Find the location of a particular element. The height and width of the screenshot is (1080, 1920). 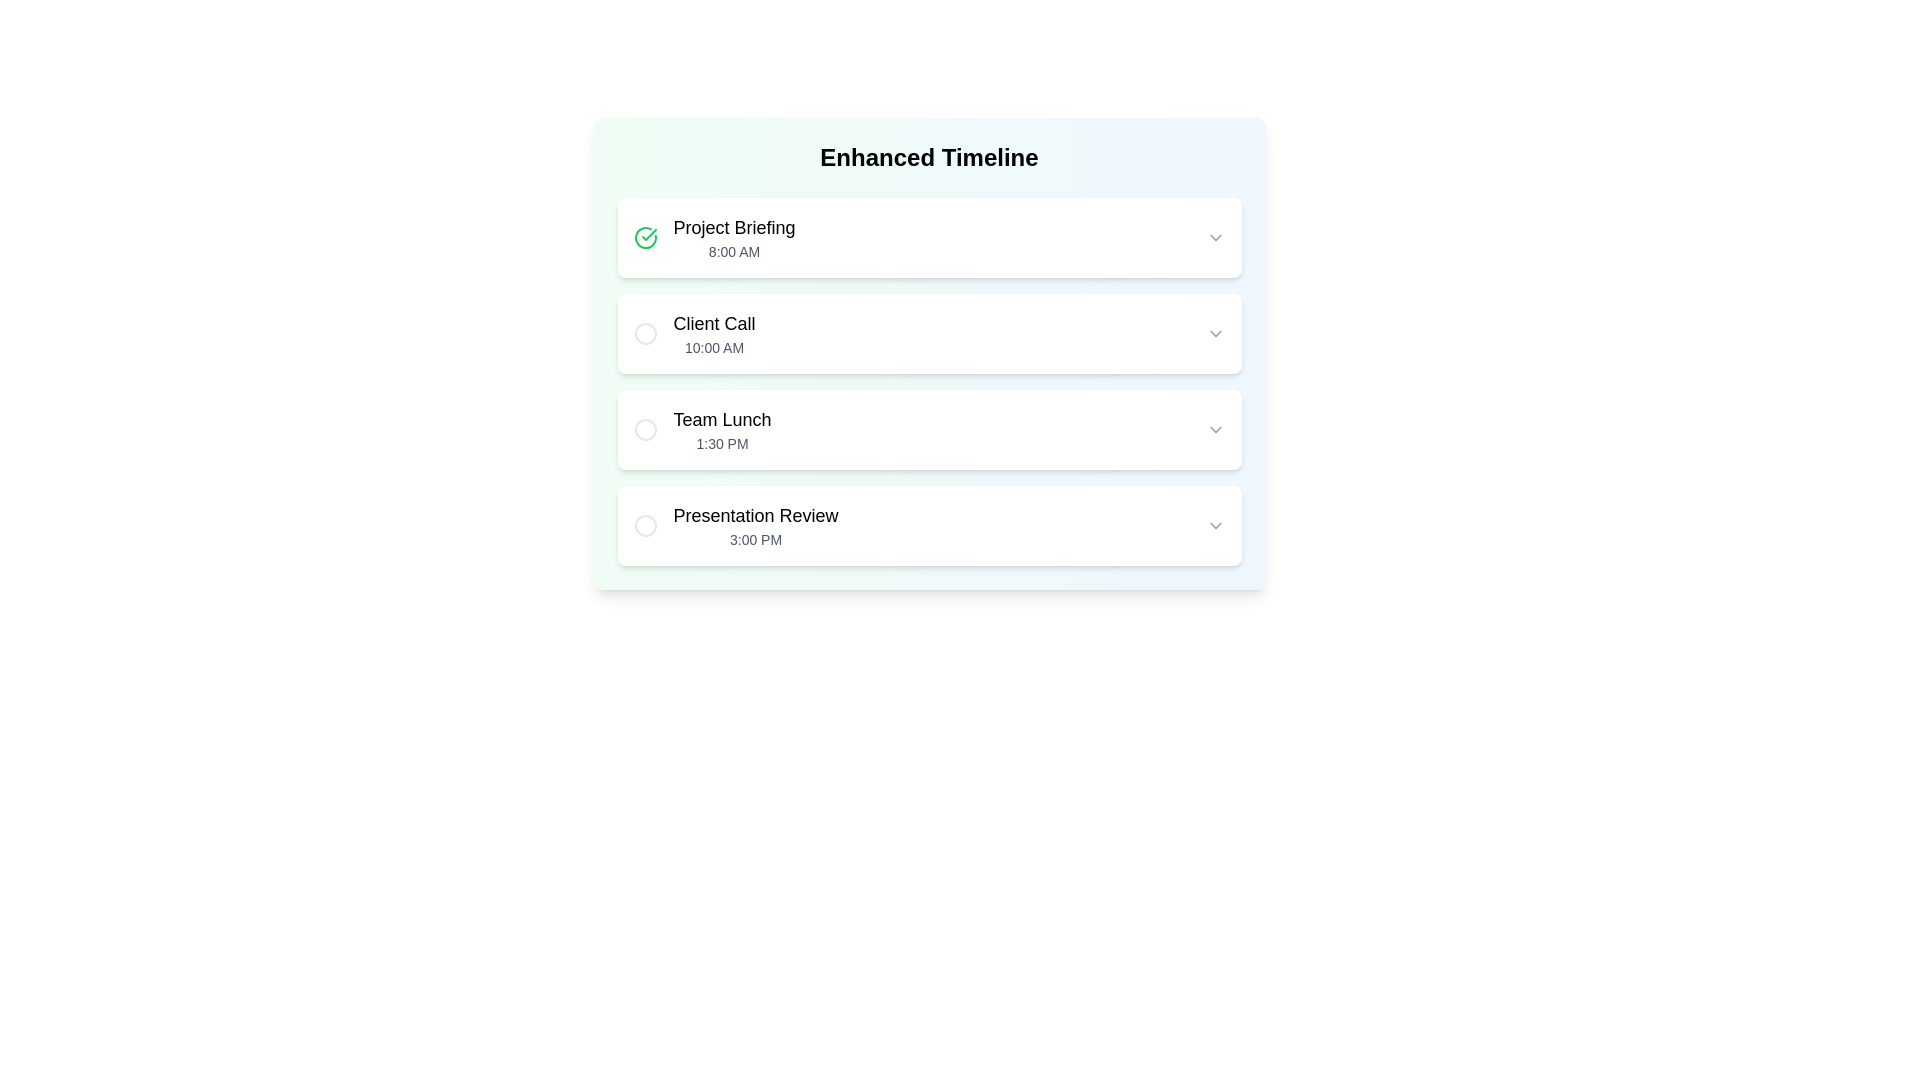

the chevron icon located at the far-right edge of the 'Team Lunch 1:30 PM' list item in the 'Enhanced Timeline' interface is located at coordinates (1214, 428).